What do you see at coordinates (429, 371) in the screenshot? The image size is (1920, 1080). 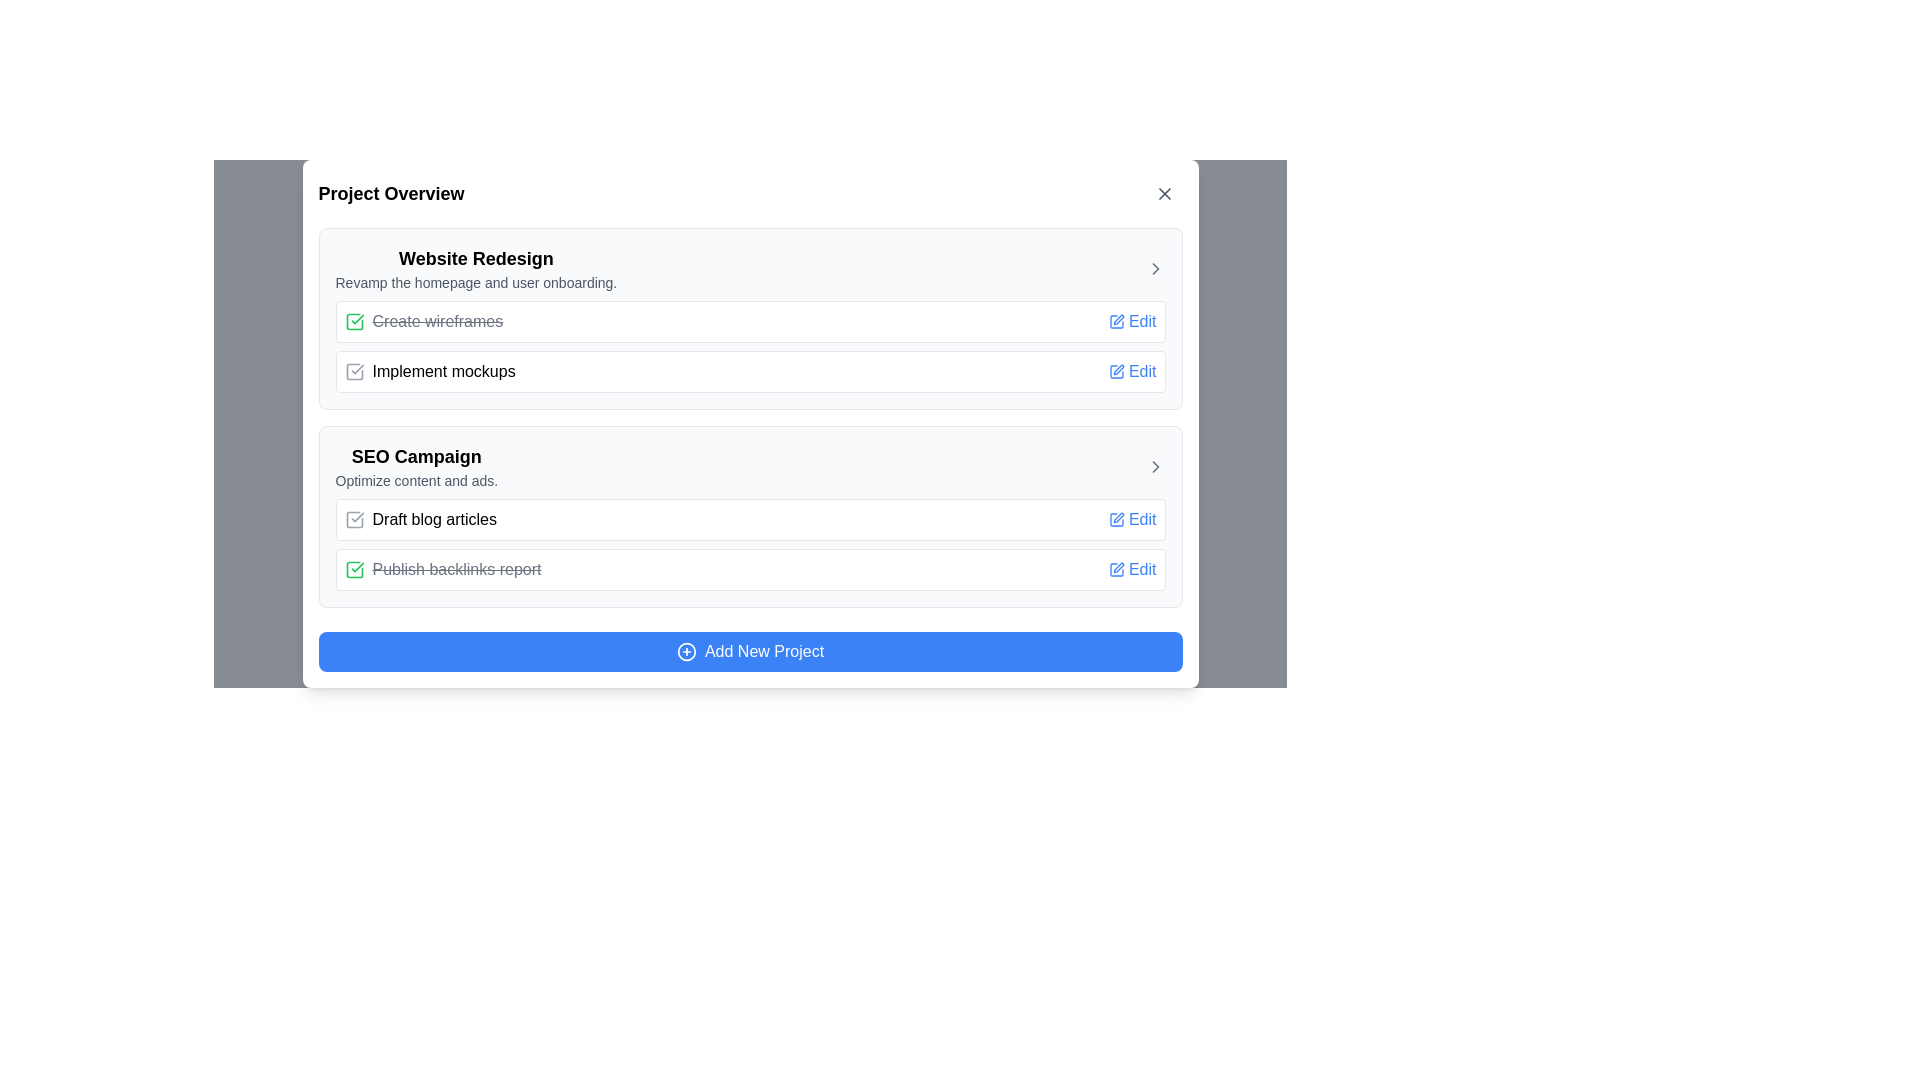 I see `the checked checkbox icon next to the task 'Implement mockups'` at bounding box center [429, 371].